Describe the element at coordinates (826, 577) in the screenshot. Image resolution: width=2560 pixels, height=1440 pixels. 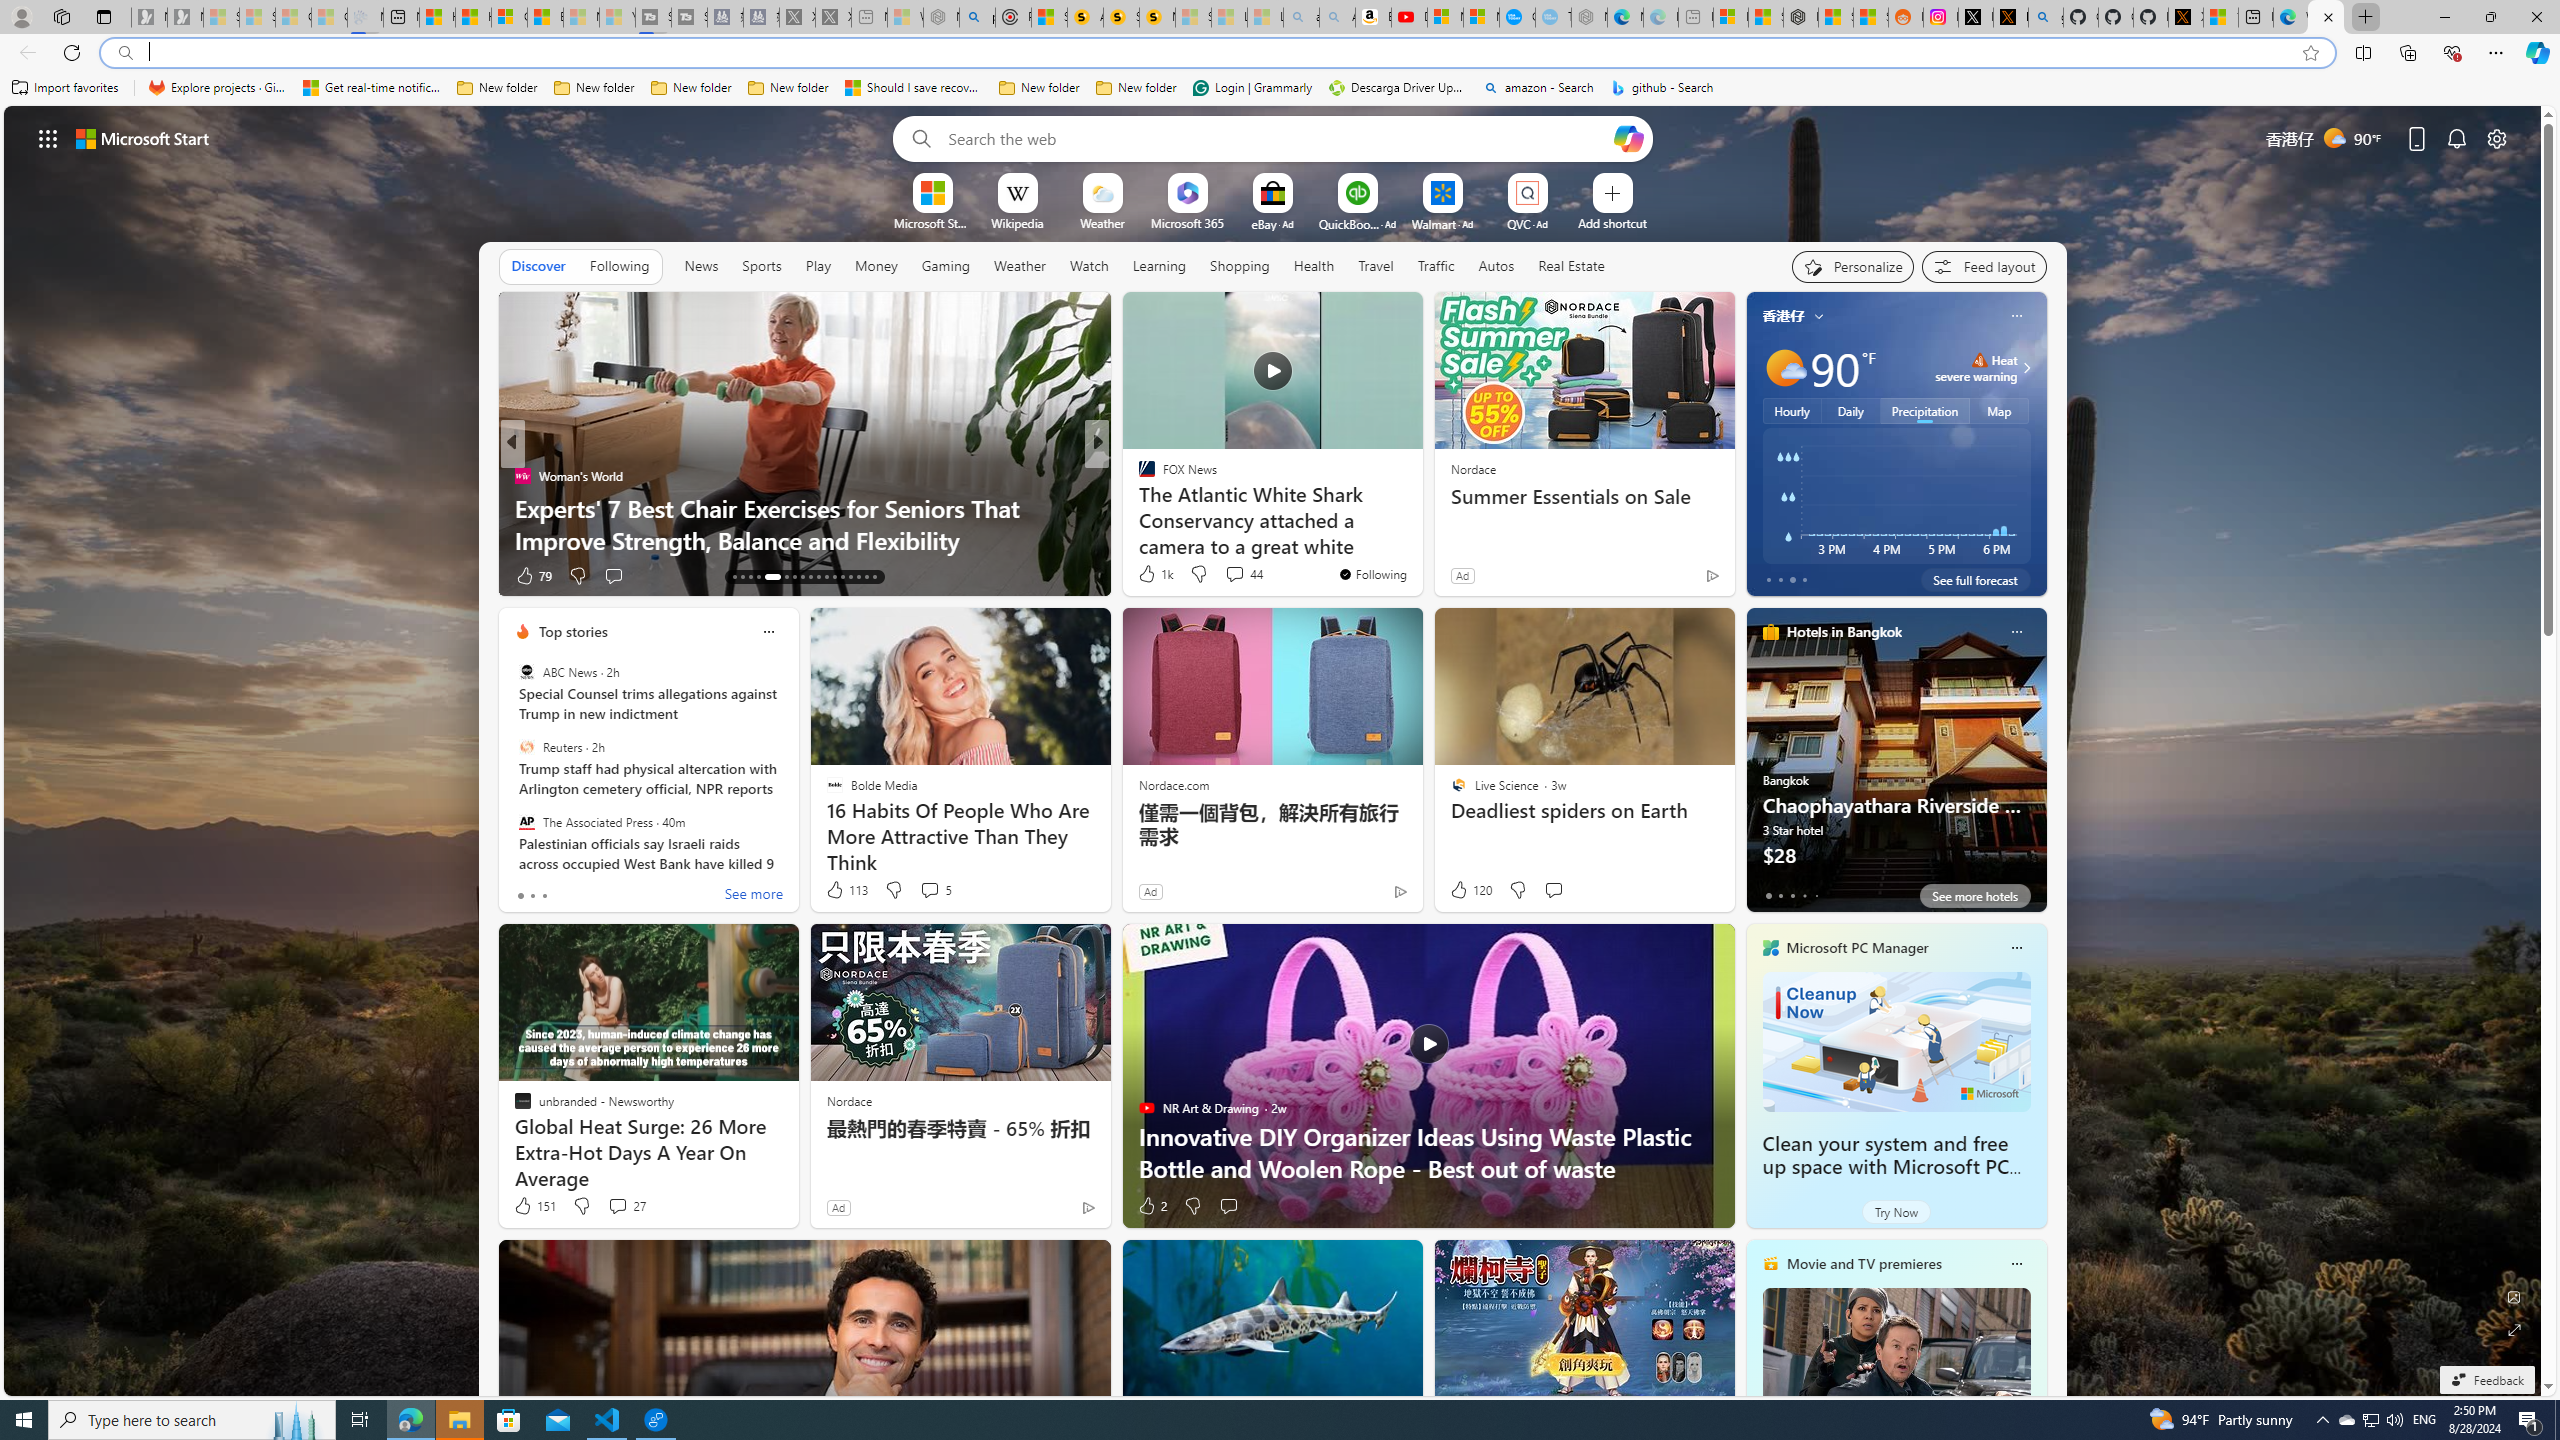
I see `'AutomationID: tab-23'` at that location.